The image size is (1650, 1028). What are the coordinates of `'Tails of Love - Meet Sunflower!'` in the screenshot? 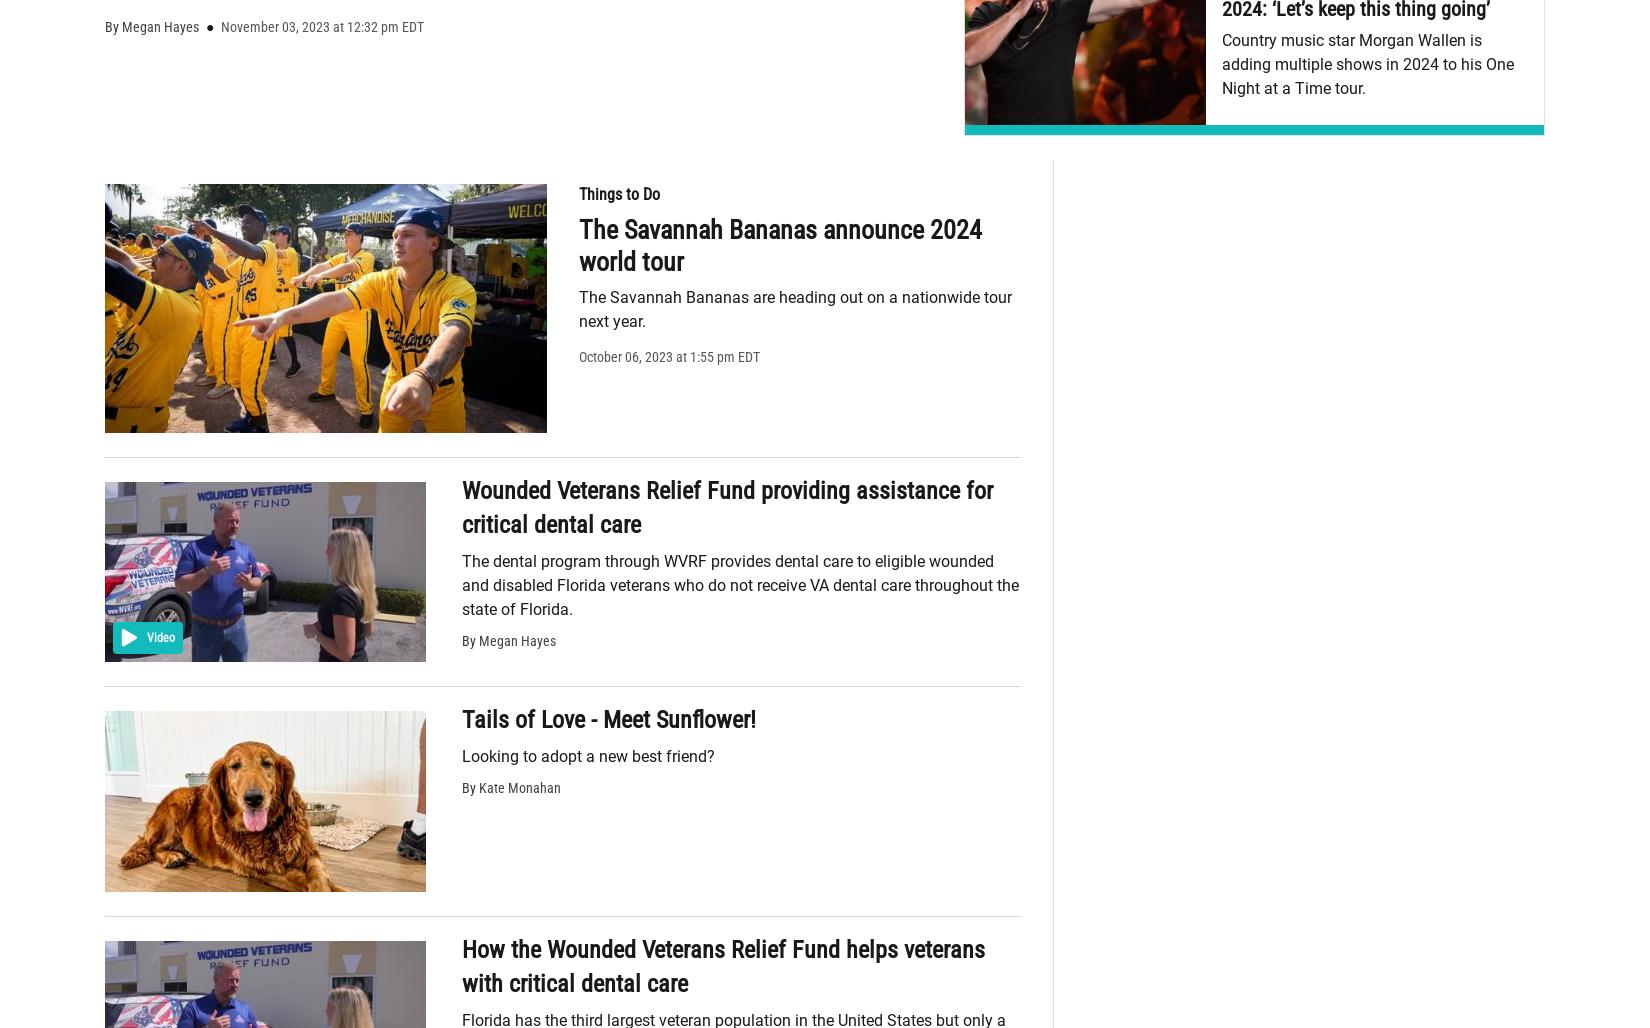 It's located at (608, 719).